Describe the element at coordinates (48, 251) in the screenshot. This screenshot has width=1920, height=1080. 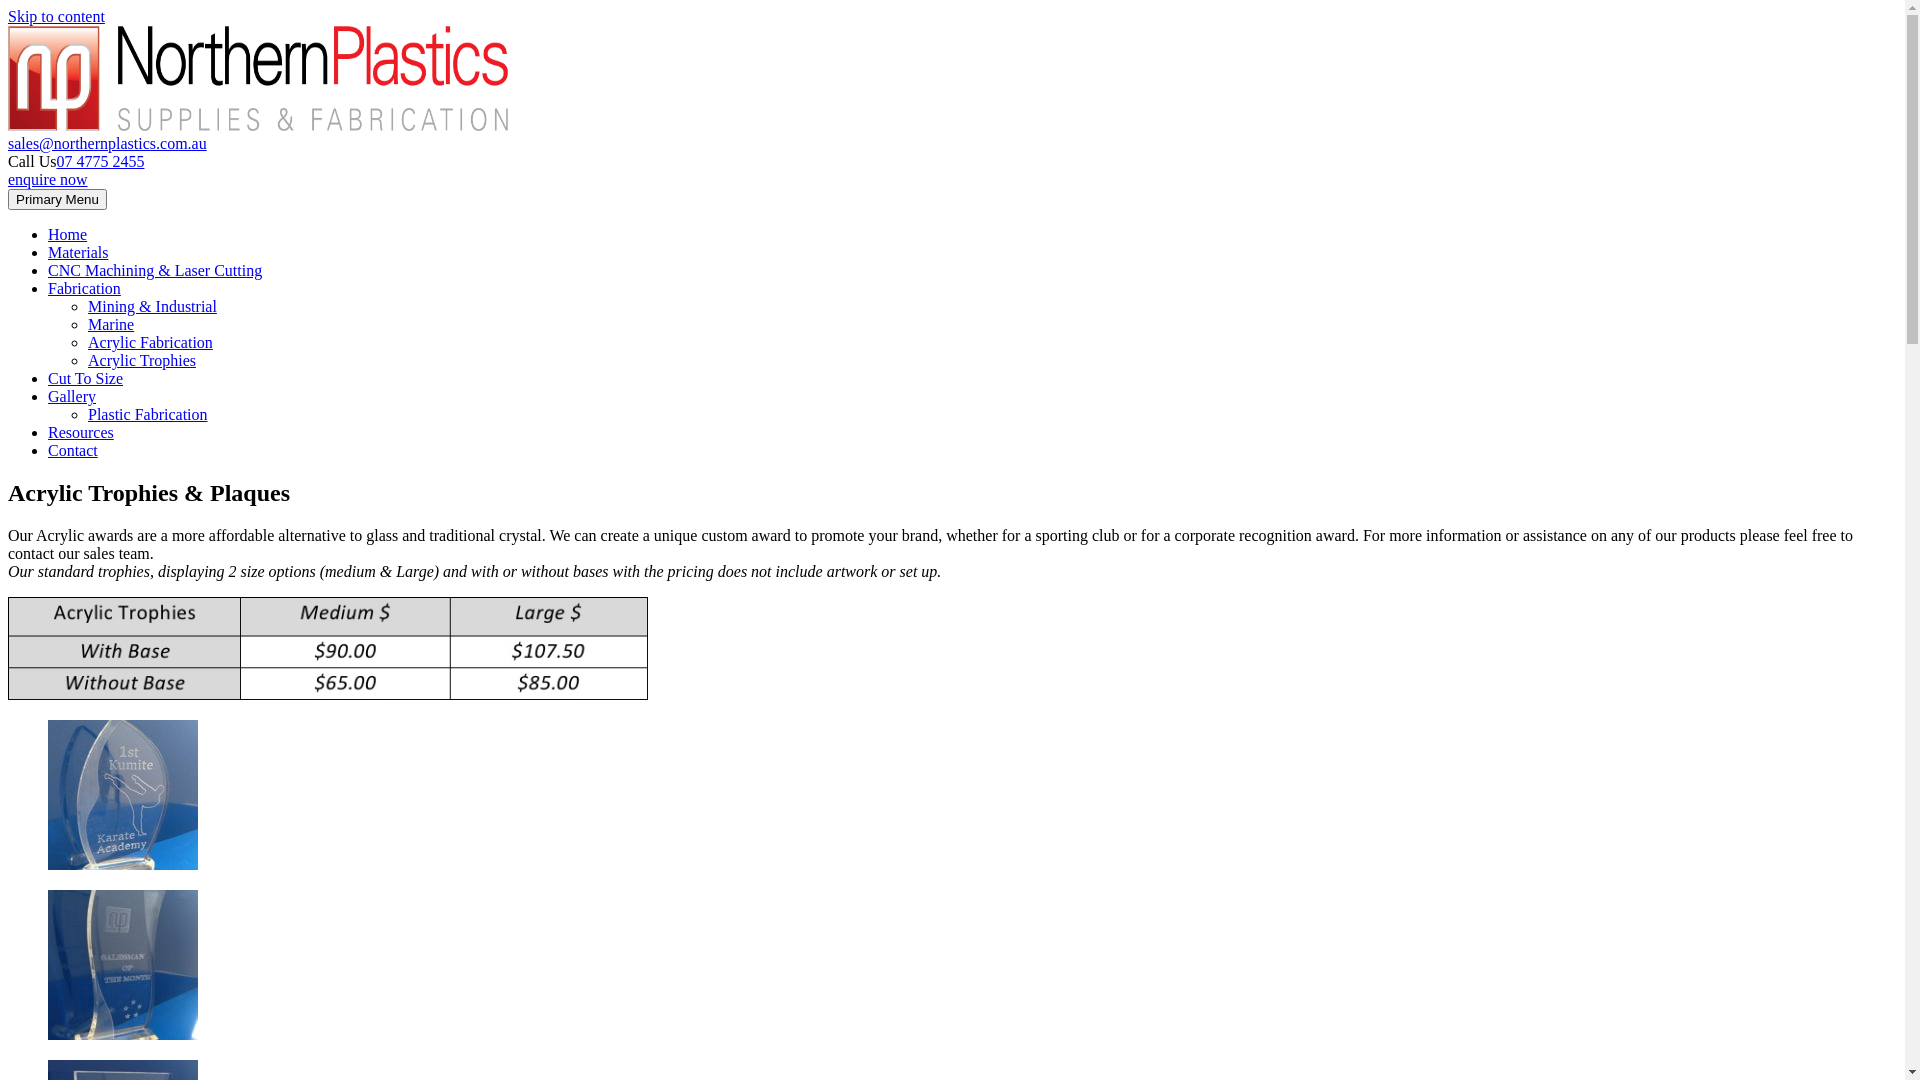
I see `'Materials'` at that location.